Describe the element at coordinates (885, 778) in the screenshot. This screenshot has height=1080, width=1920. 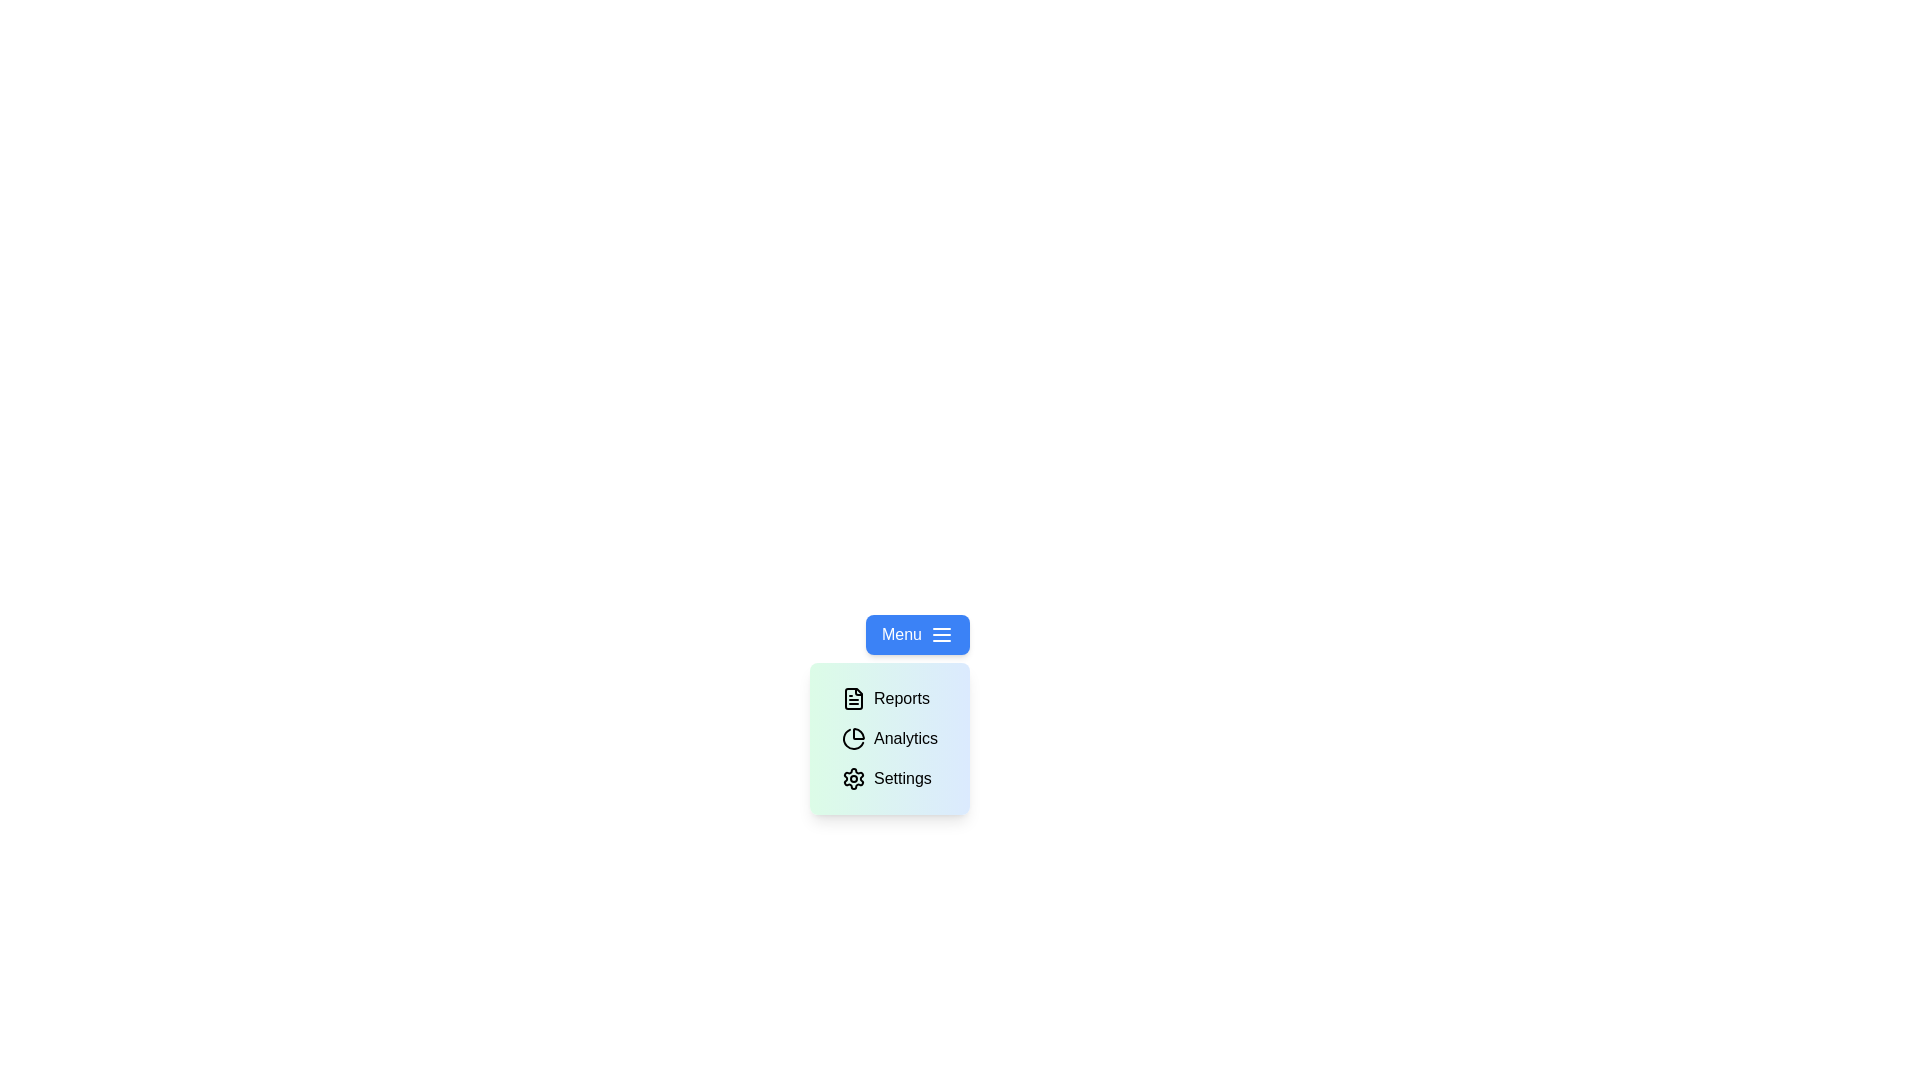
I see `the menu item Settings to observe its hover effect` at that location.